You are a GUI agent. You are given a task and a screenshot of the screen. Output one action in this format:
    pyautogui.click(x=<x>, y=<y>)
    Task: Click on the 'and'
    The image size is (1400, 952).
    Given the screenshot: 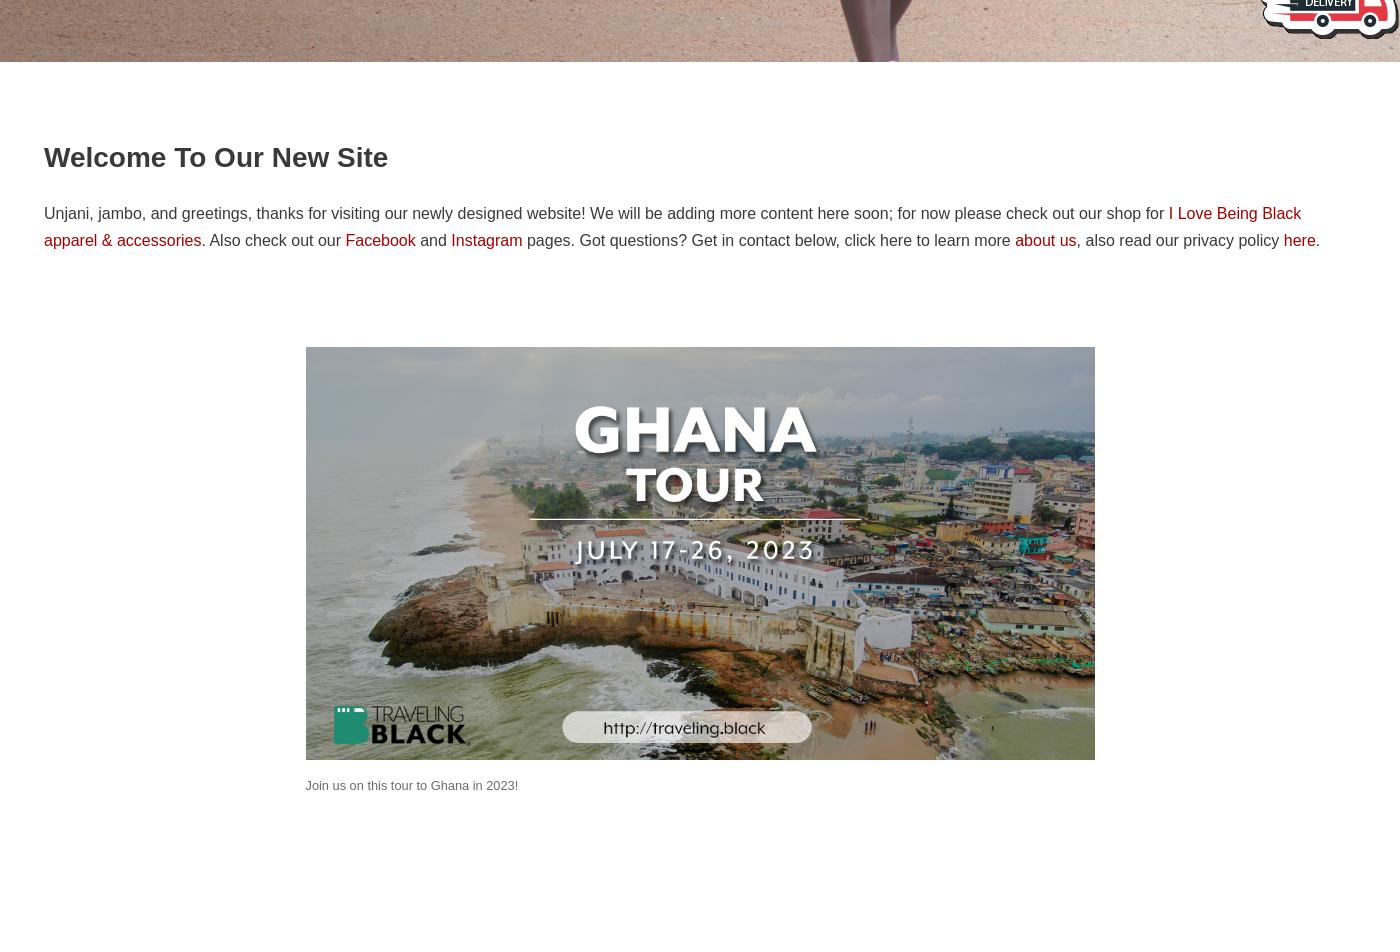 What is the action you would take?
    pyautogui.click(x=433, y=240)
    